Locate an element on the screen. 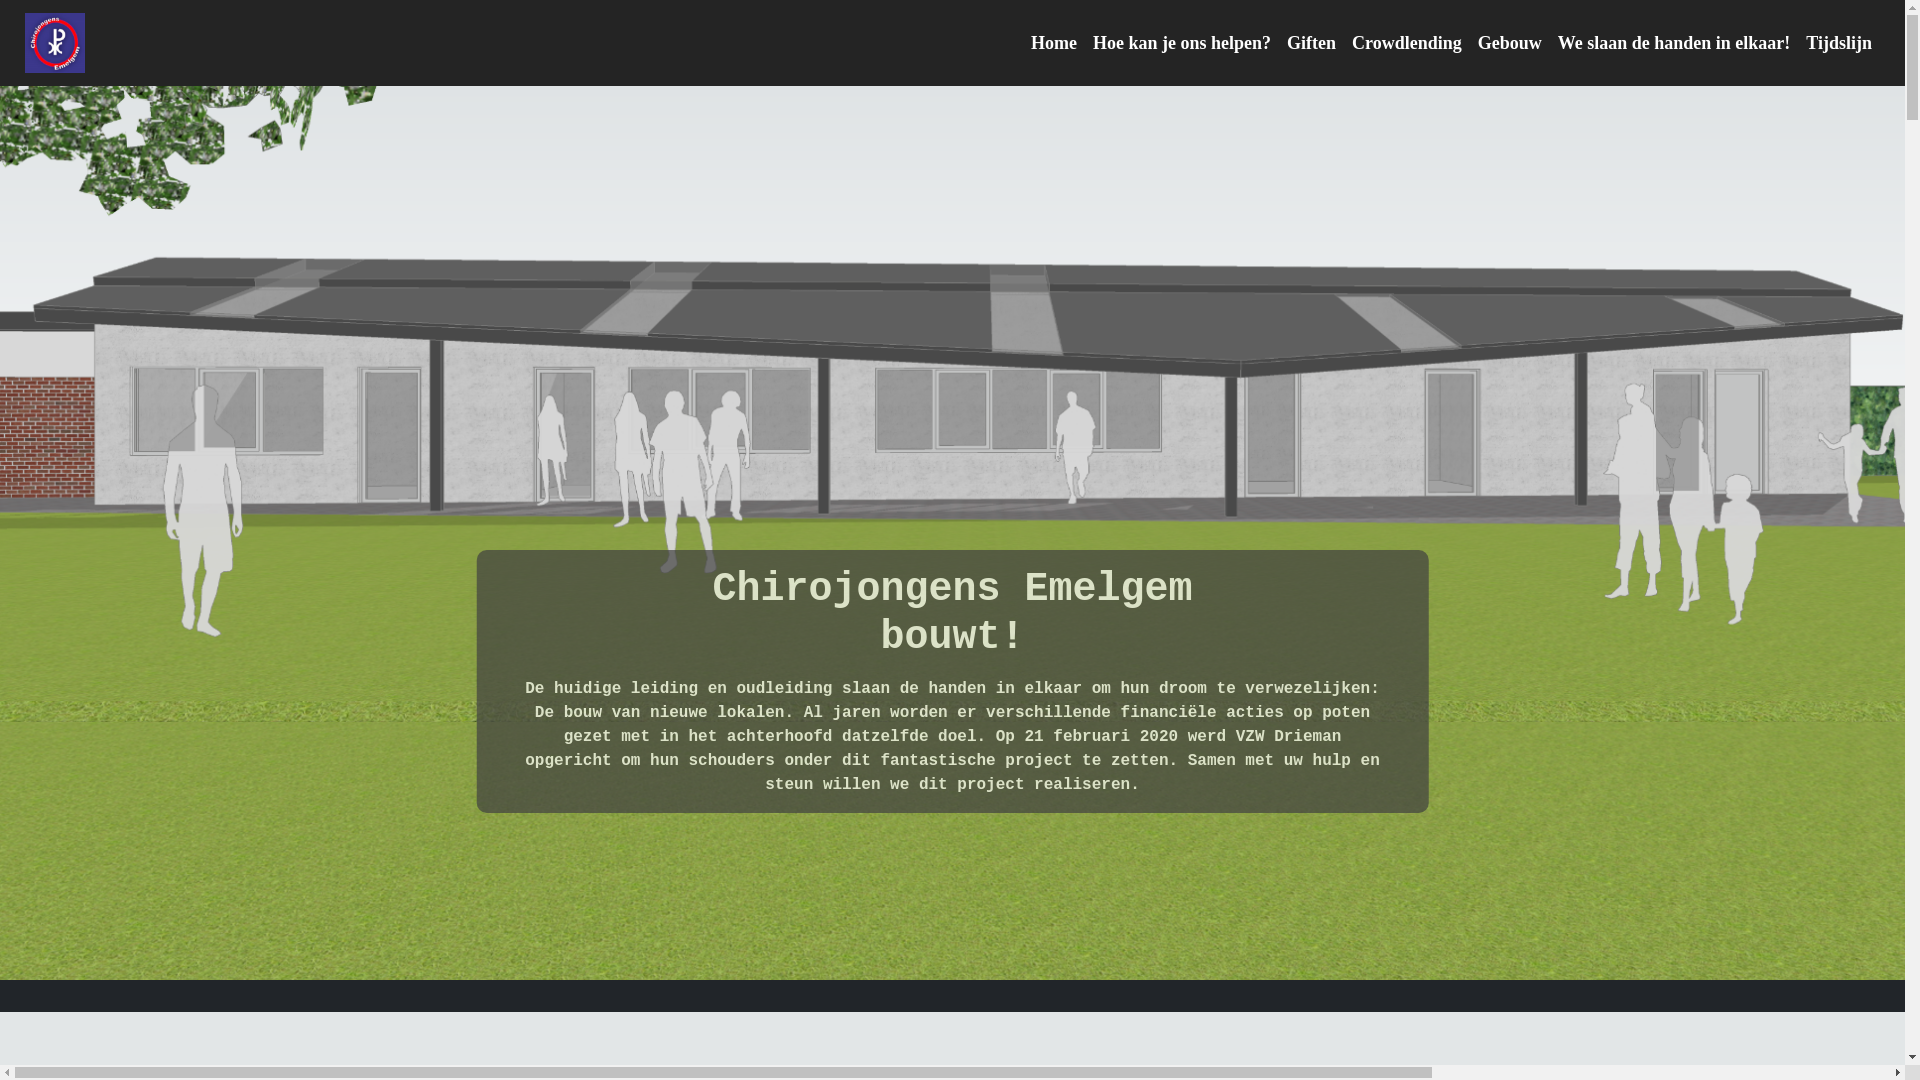 The width and height of the screenshot is (1920, 1080). 'Giften' is located at coordinates (1311, 43).